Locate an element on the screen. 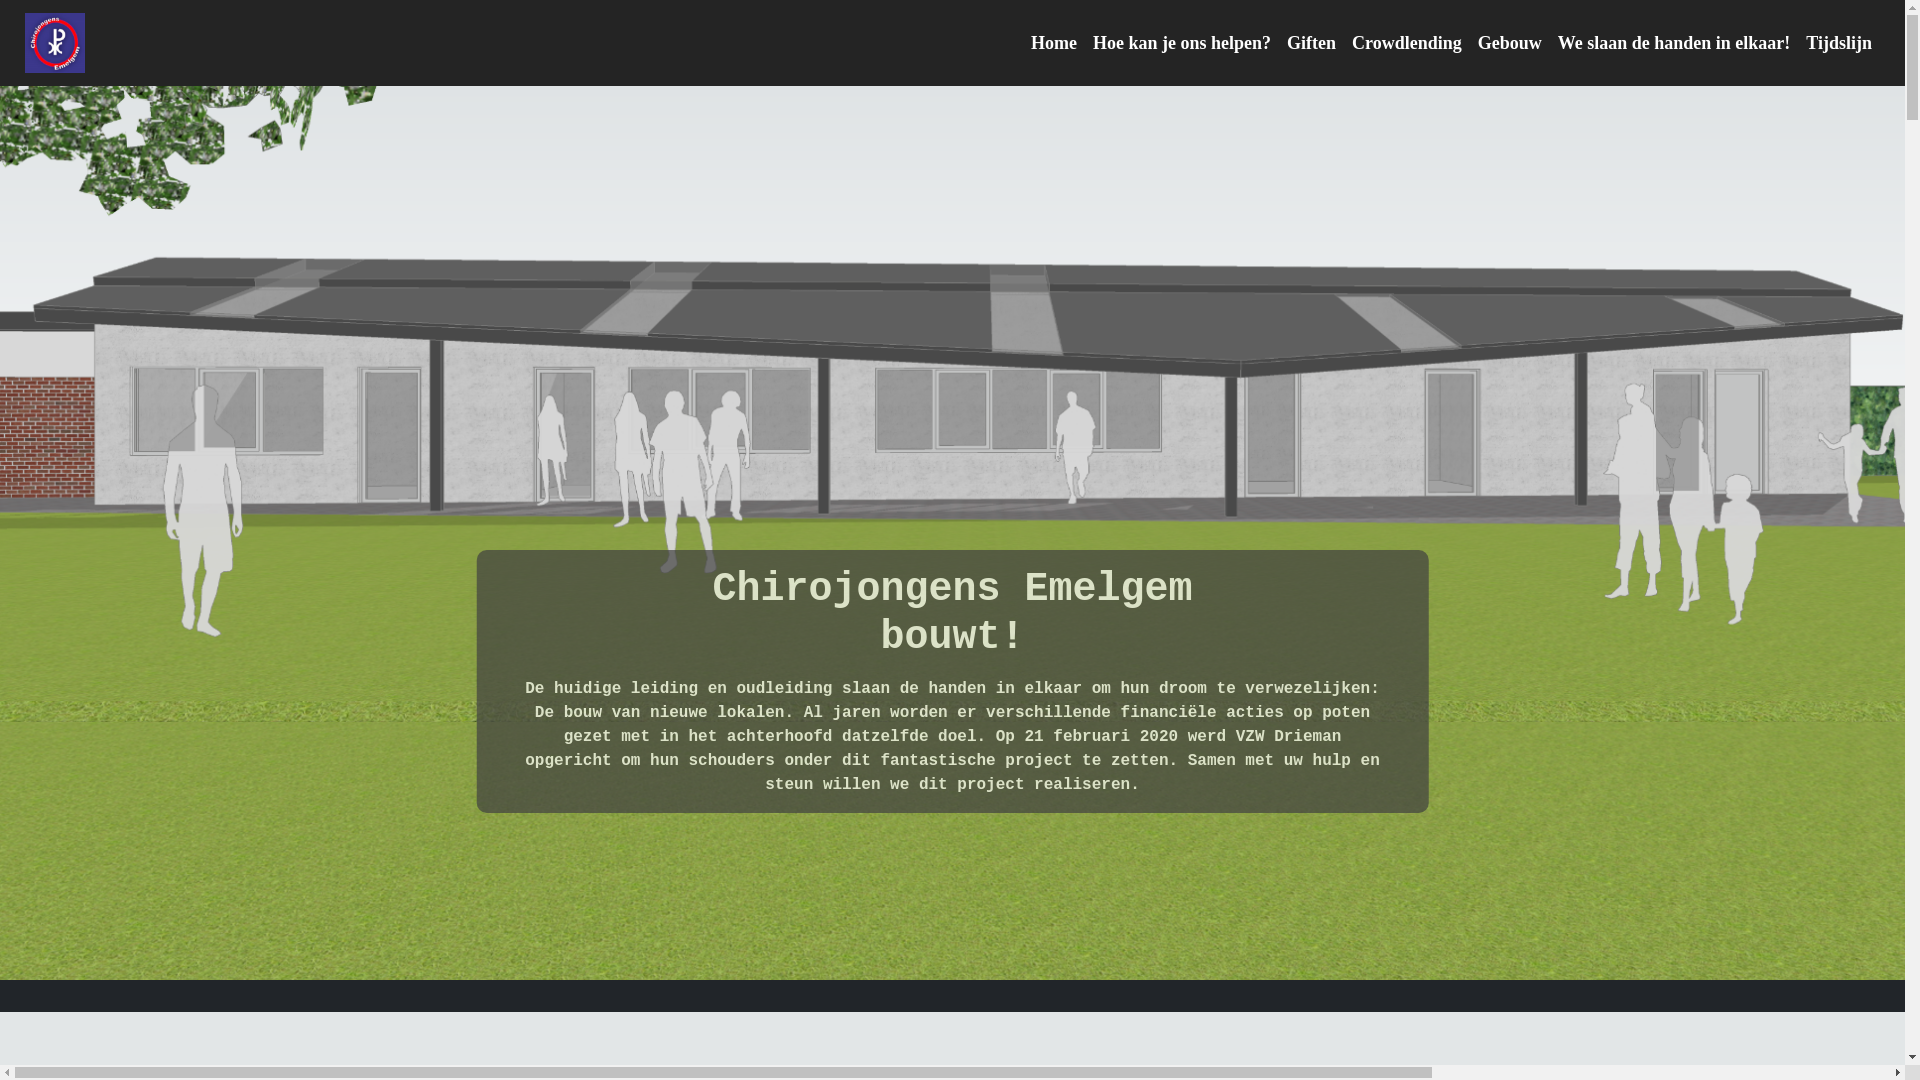 The width and height of the screenshot is (1920, 1080). 'Giften' is located at coordinates (1311, 43).